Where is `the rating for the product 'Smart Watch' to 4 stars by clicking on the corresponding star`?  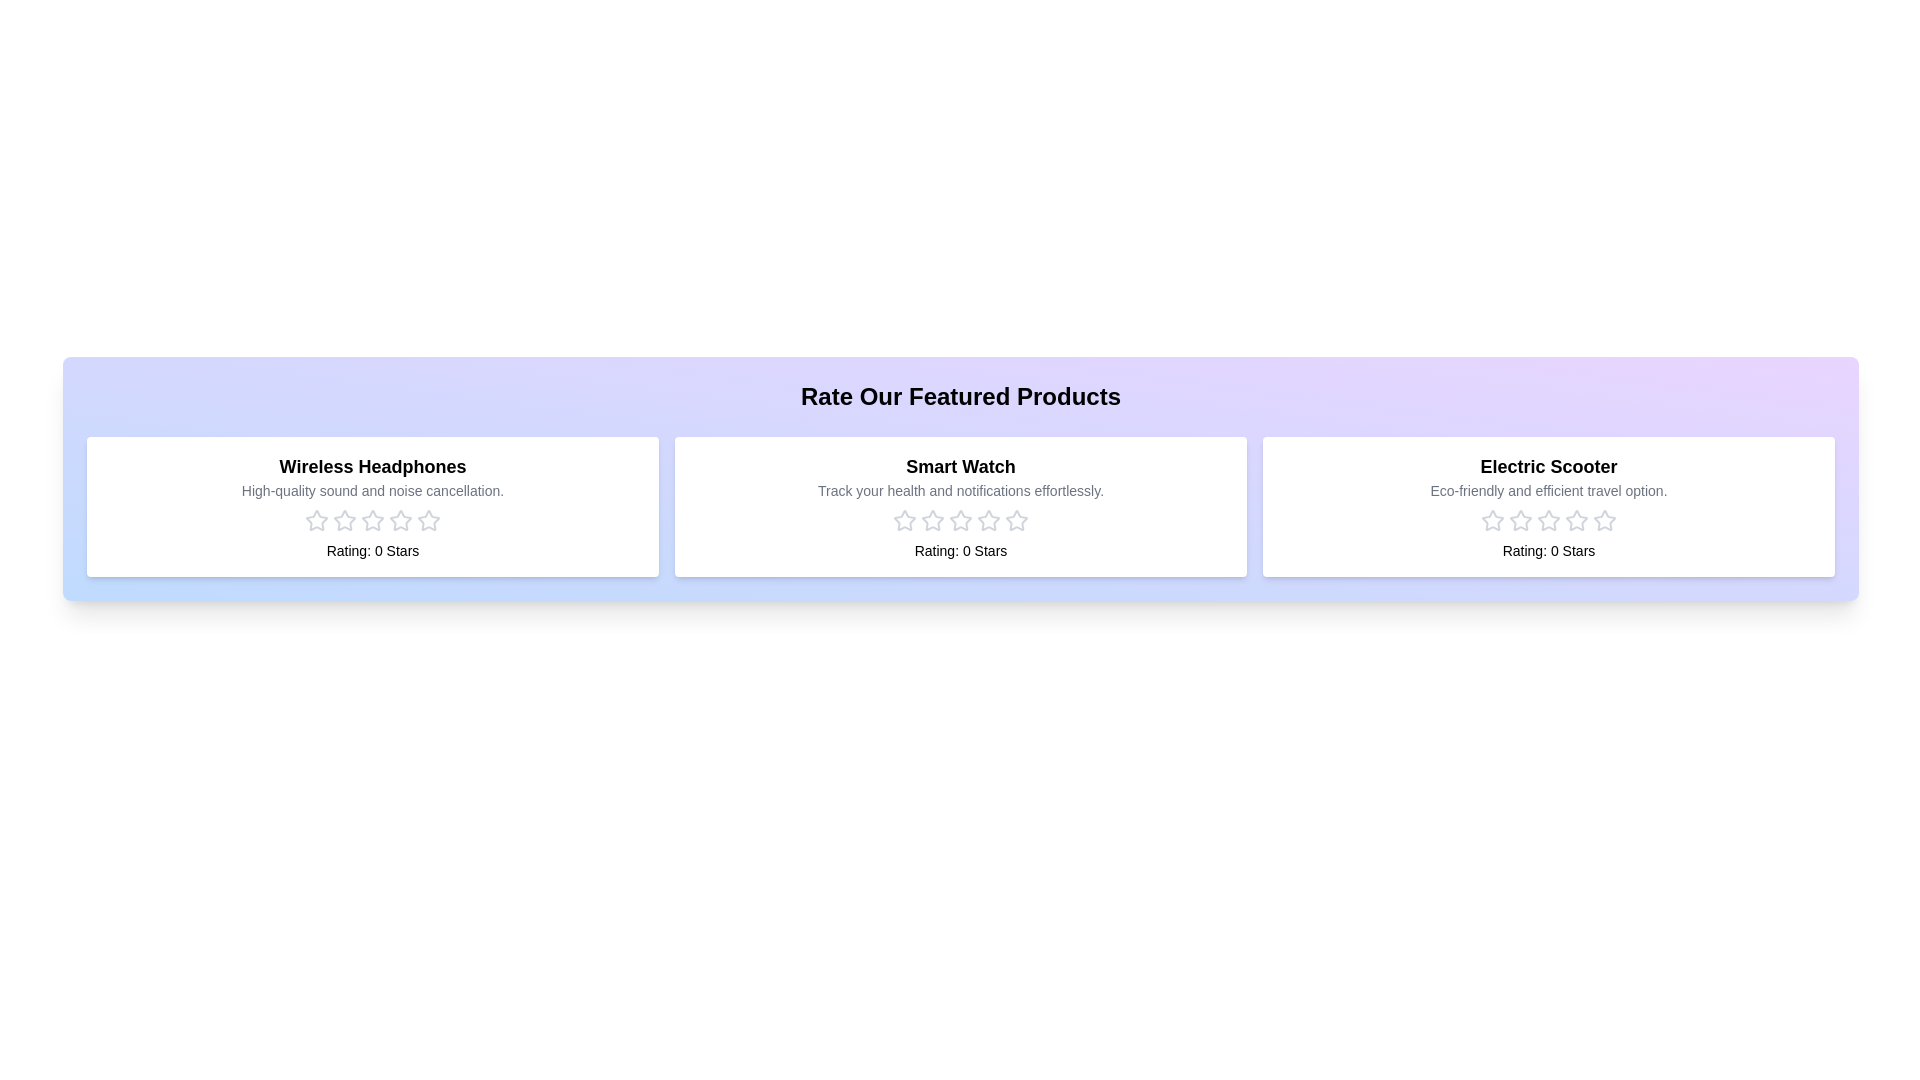
the rating for the product 'Smart Watch' to 4 stars by clicking on the corresponding star is located at coordinates (988, 519).